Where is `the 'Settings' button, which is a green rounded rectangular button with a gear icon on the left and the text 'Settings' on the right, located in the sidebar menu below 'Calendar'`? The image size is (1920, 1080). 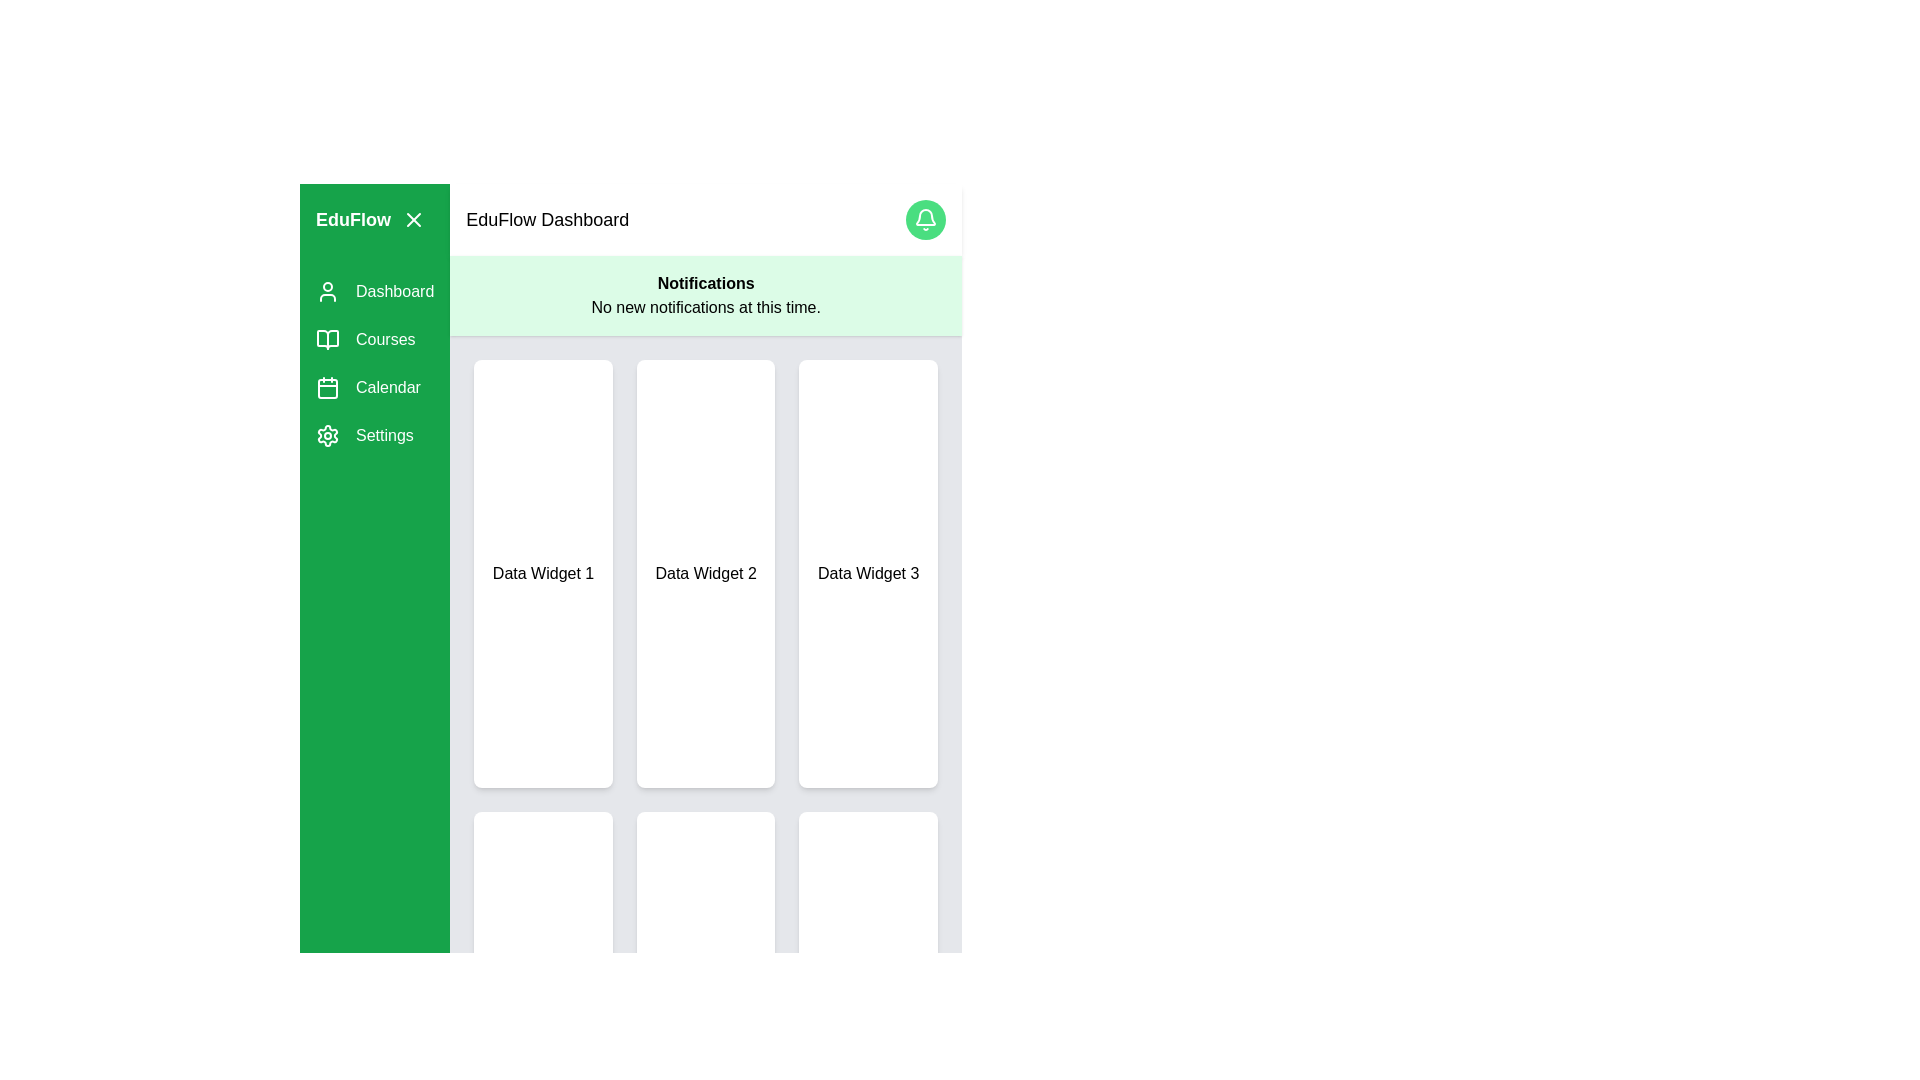
the 'Settings' button, which is a green rounded rectangular button with a gear icon on the left and the text 'Settings' on the right, located in the sidebar menu below 'Calendar' is located at coordinates (375, 434).